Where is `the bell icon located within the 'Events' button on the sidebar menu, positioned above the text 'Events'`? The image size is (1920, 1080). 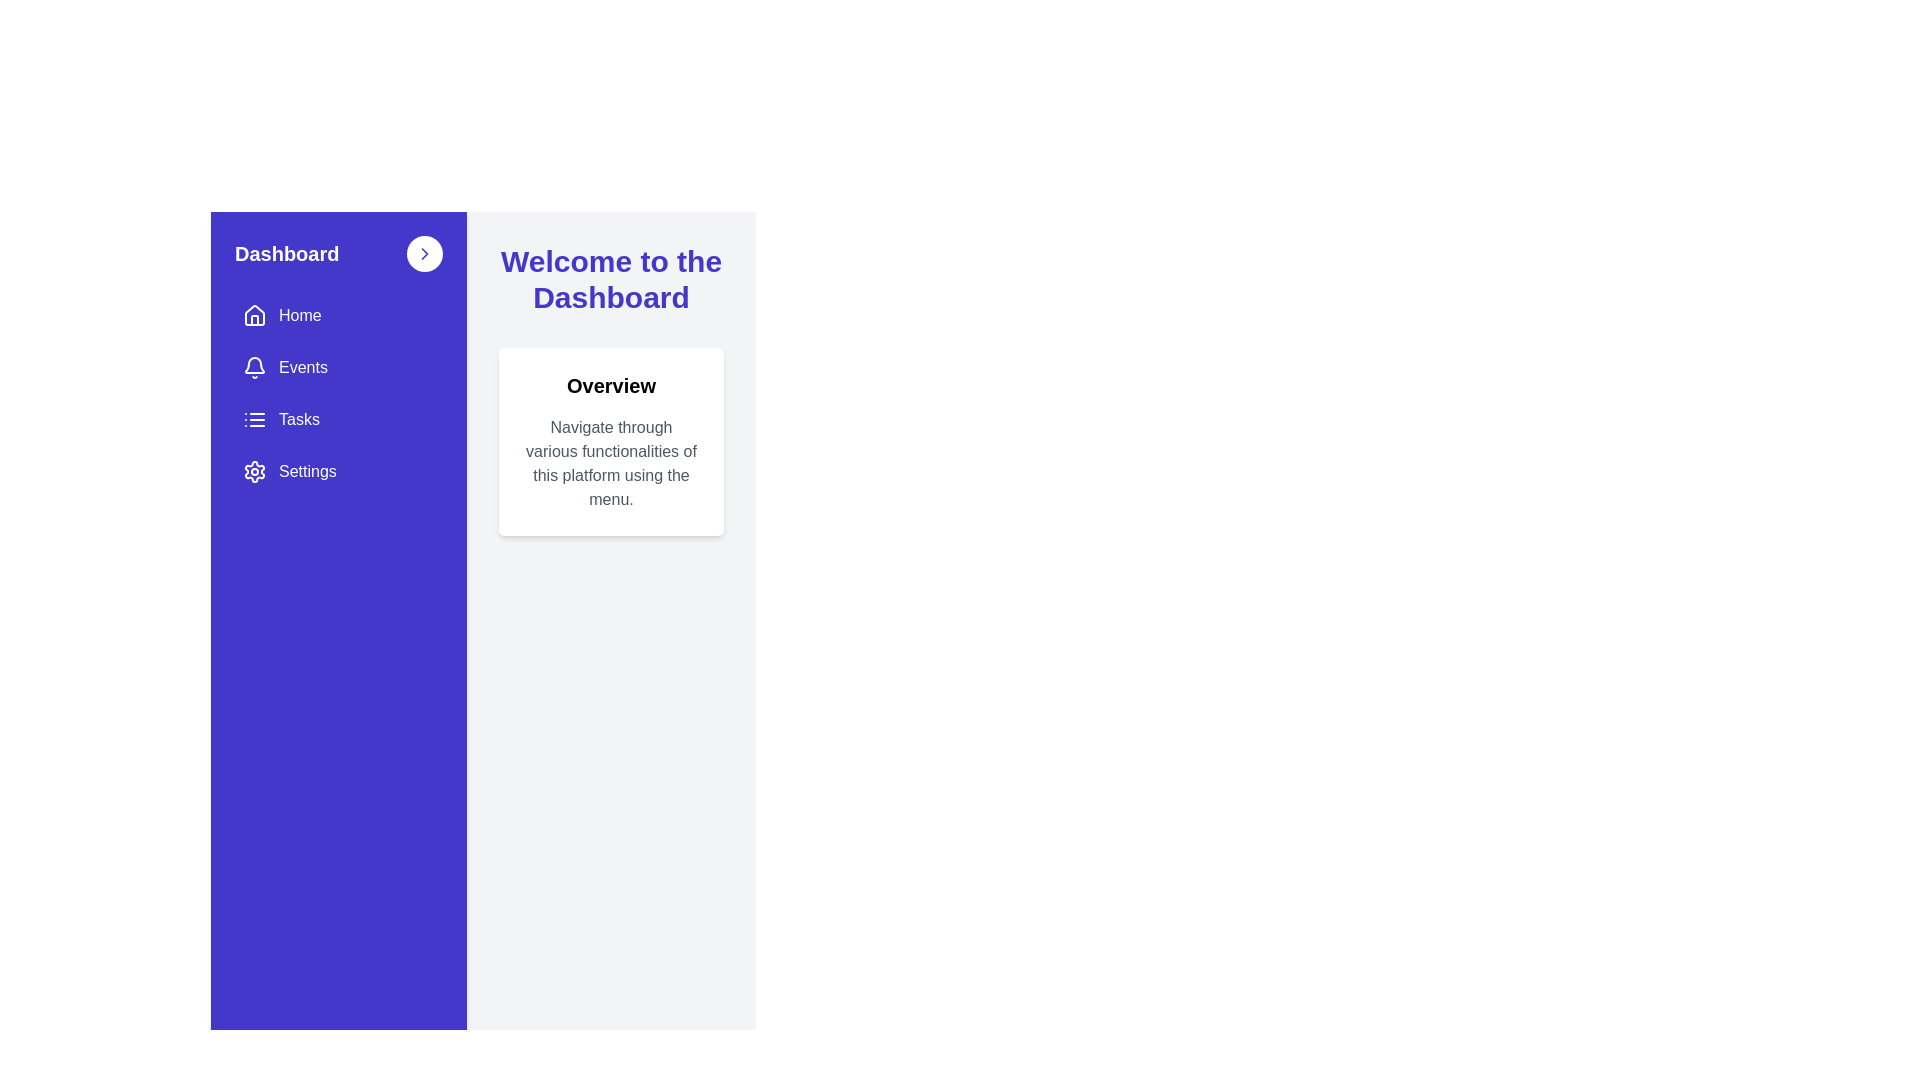
the bell icon located within the 'Events' button on the sidebar menu, positioned above the text 'Events' is located at coordinates (253, 367).